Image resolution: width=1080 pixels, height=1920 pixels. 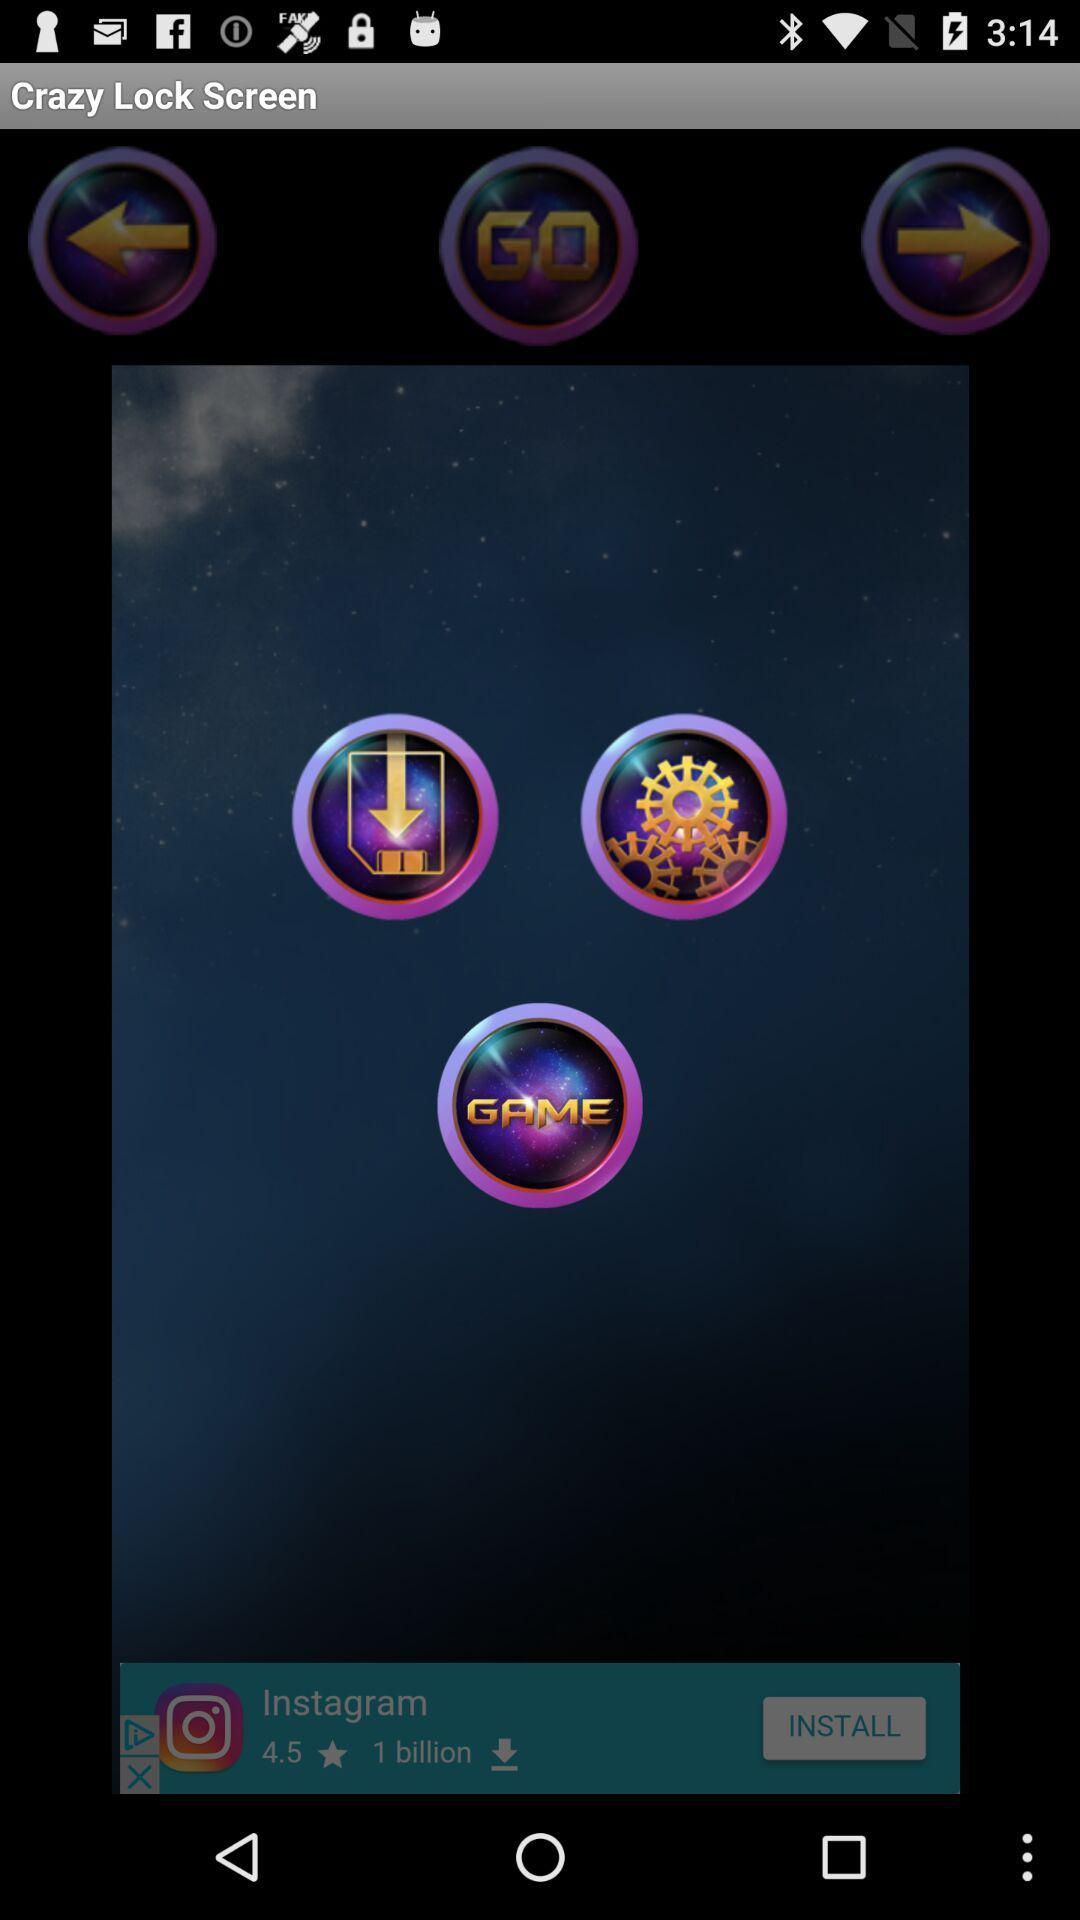 What do you see at coordinates (395, 816) in the screenshot?
I see `download game button` at bounding box center [395, 816].